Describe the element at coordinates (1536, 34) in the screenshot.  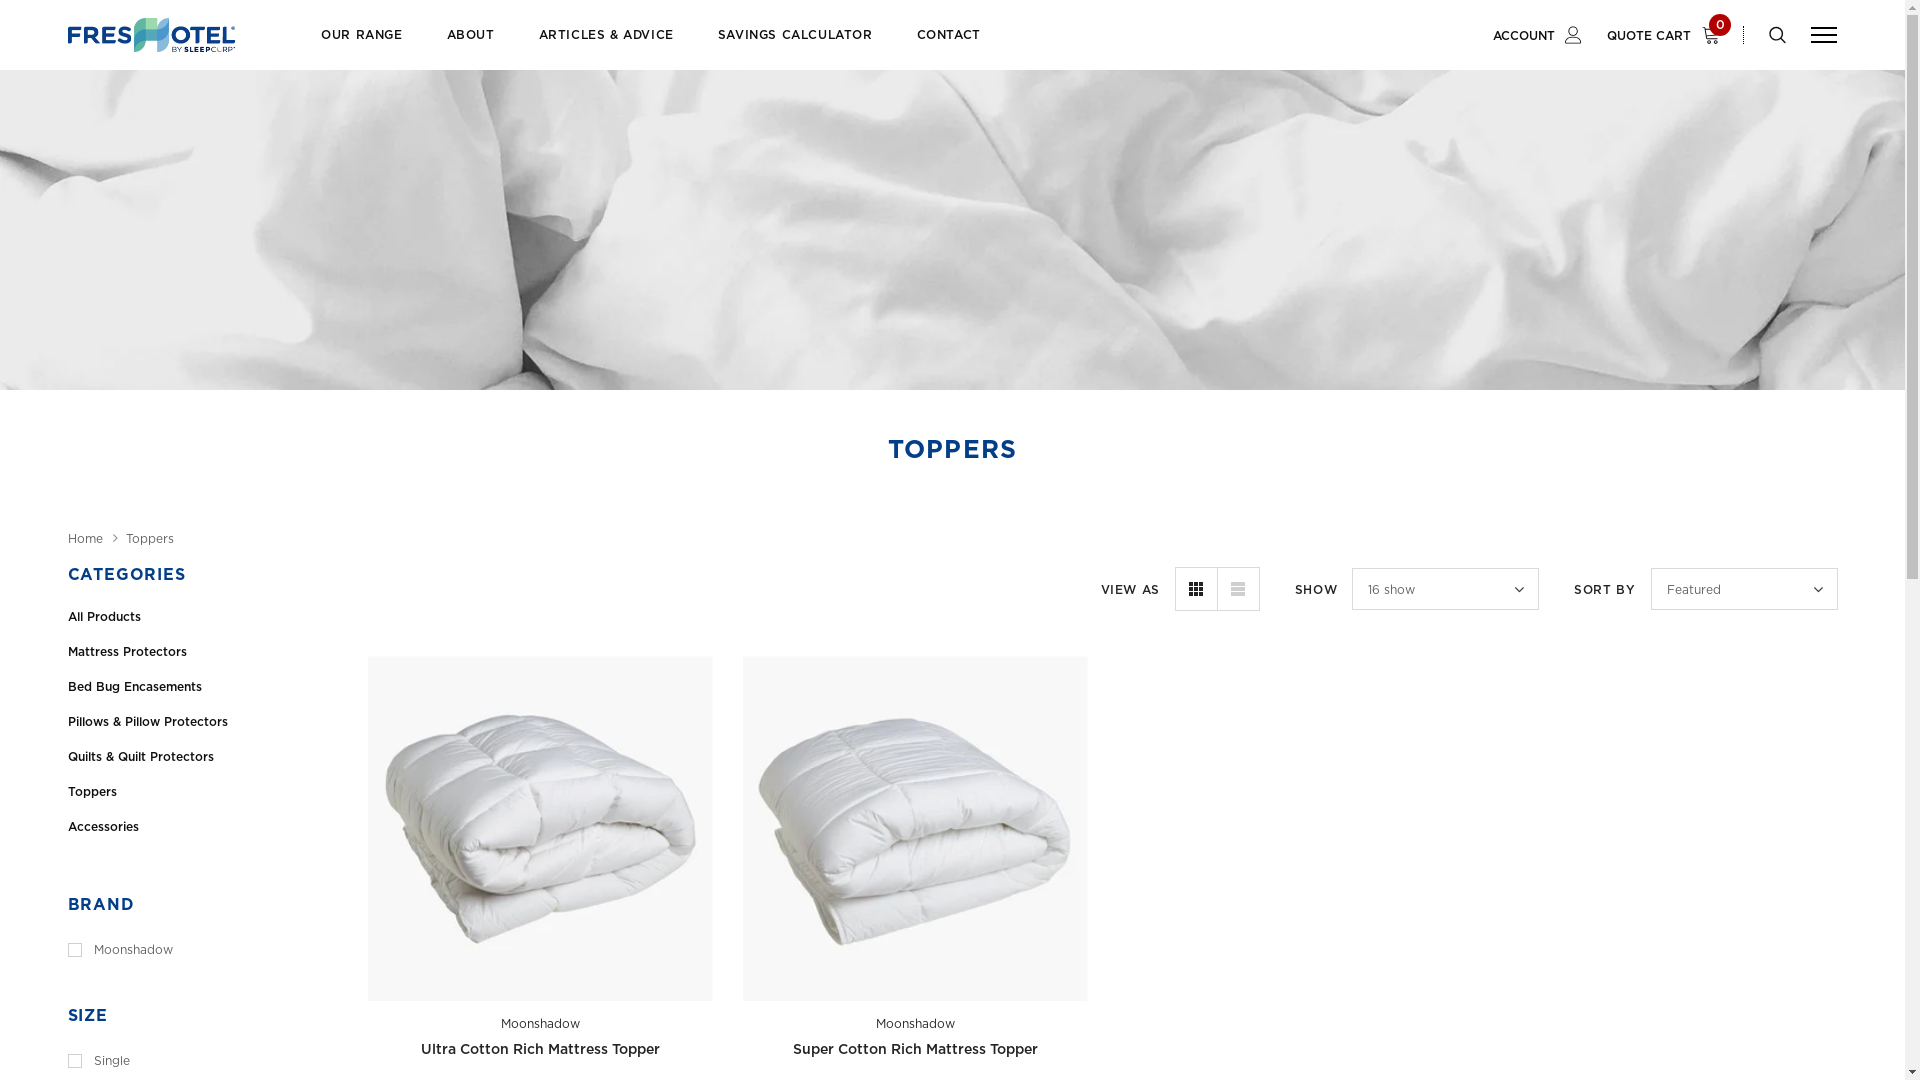
I see `'ACCOUNT'` at that location.